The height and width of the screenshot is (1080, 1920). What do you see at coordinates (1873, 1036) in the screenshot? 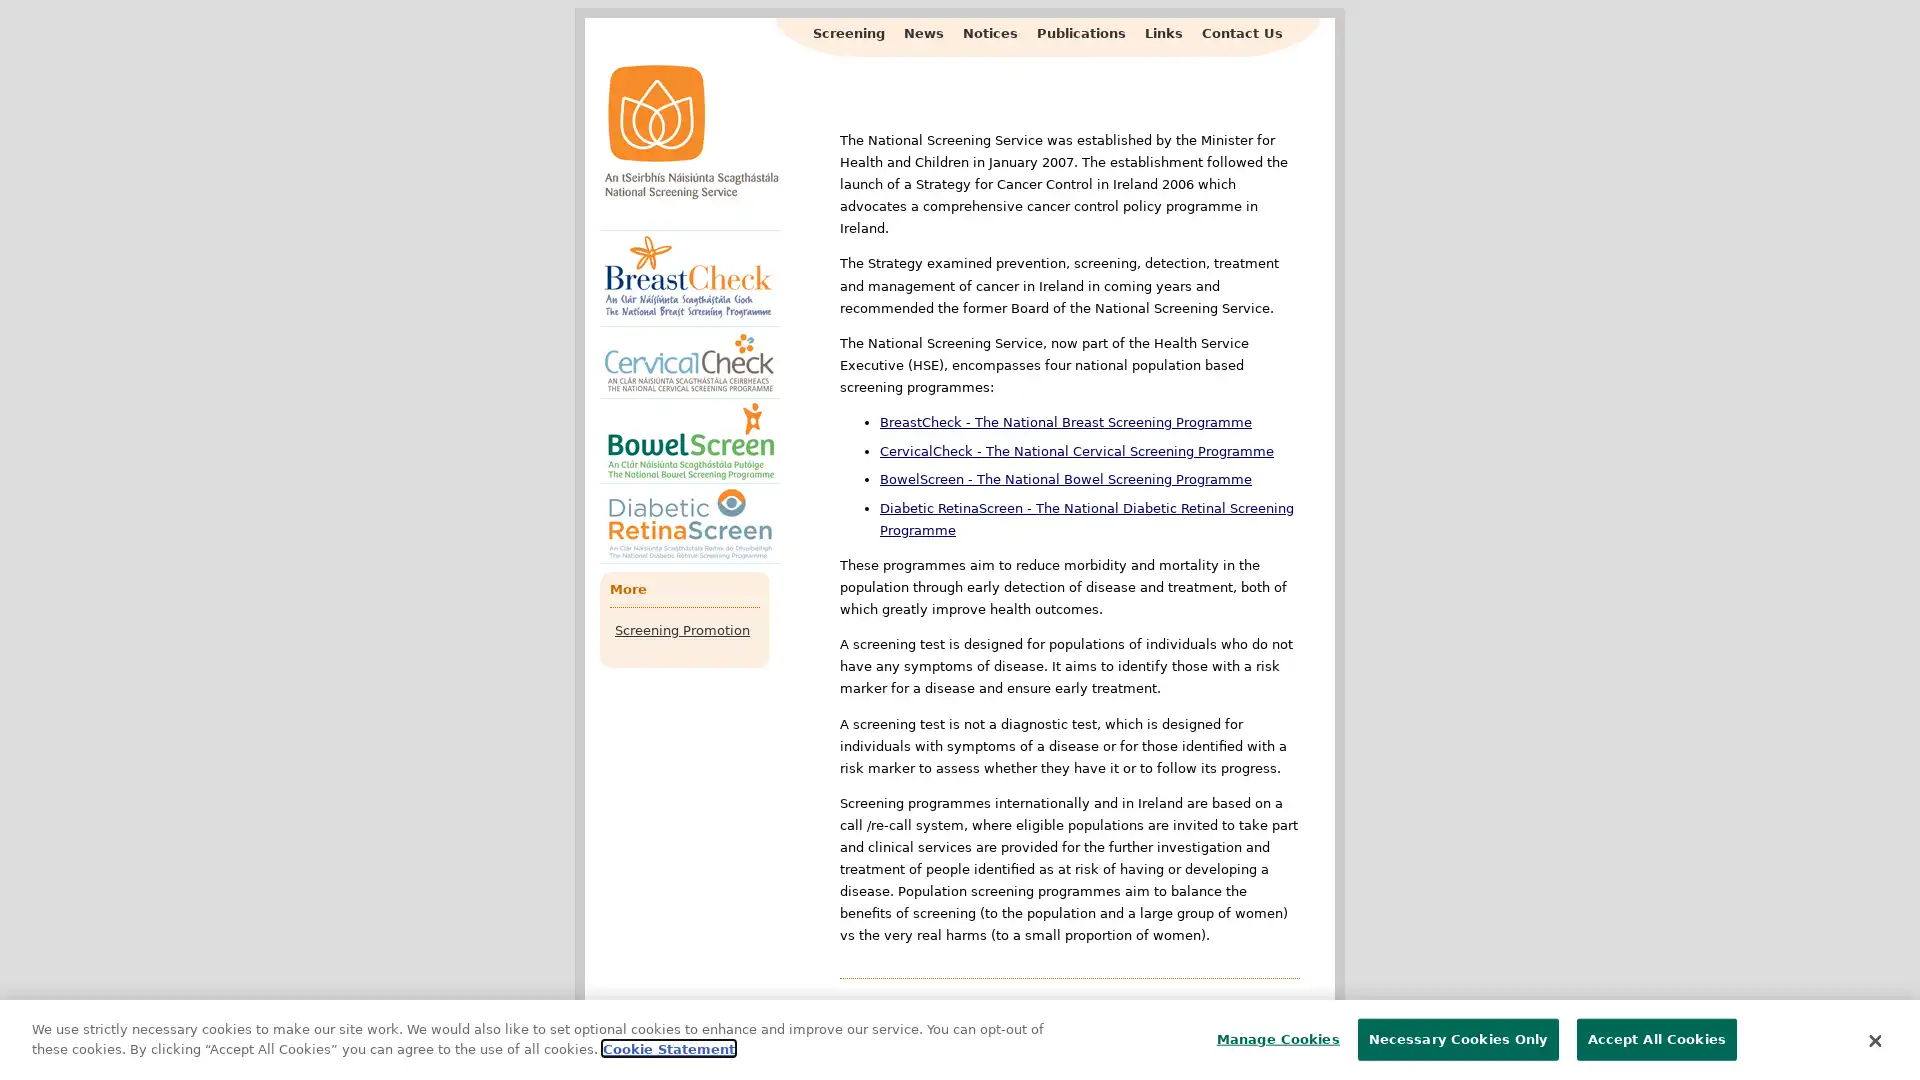
I see `Close` at bounding box center [1873, 1036].